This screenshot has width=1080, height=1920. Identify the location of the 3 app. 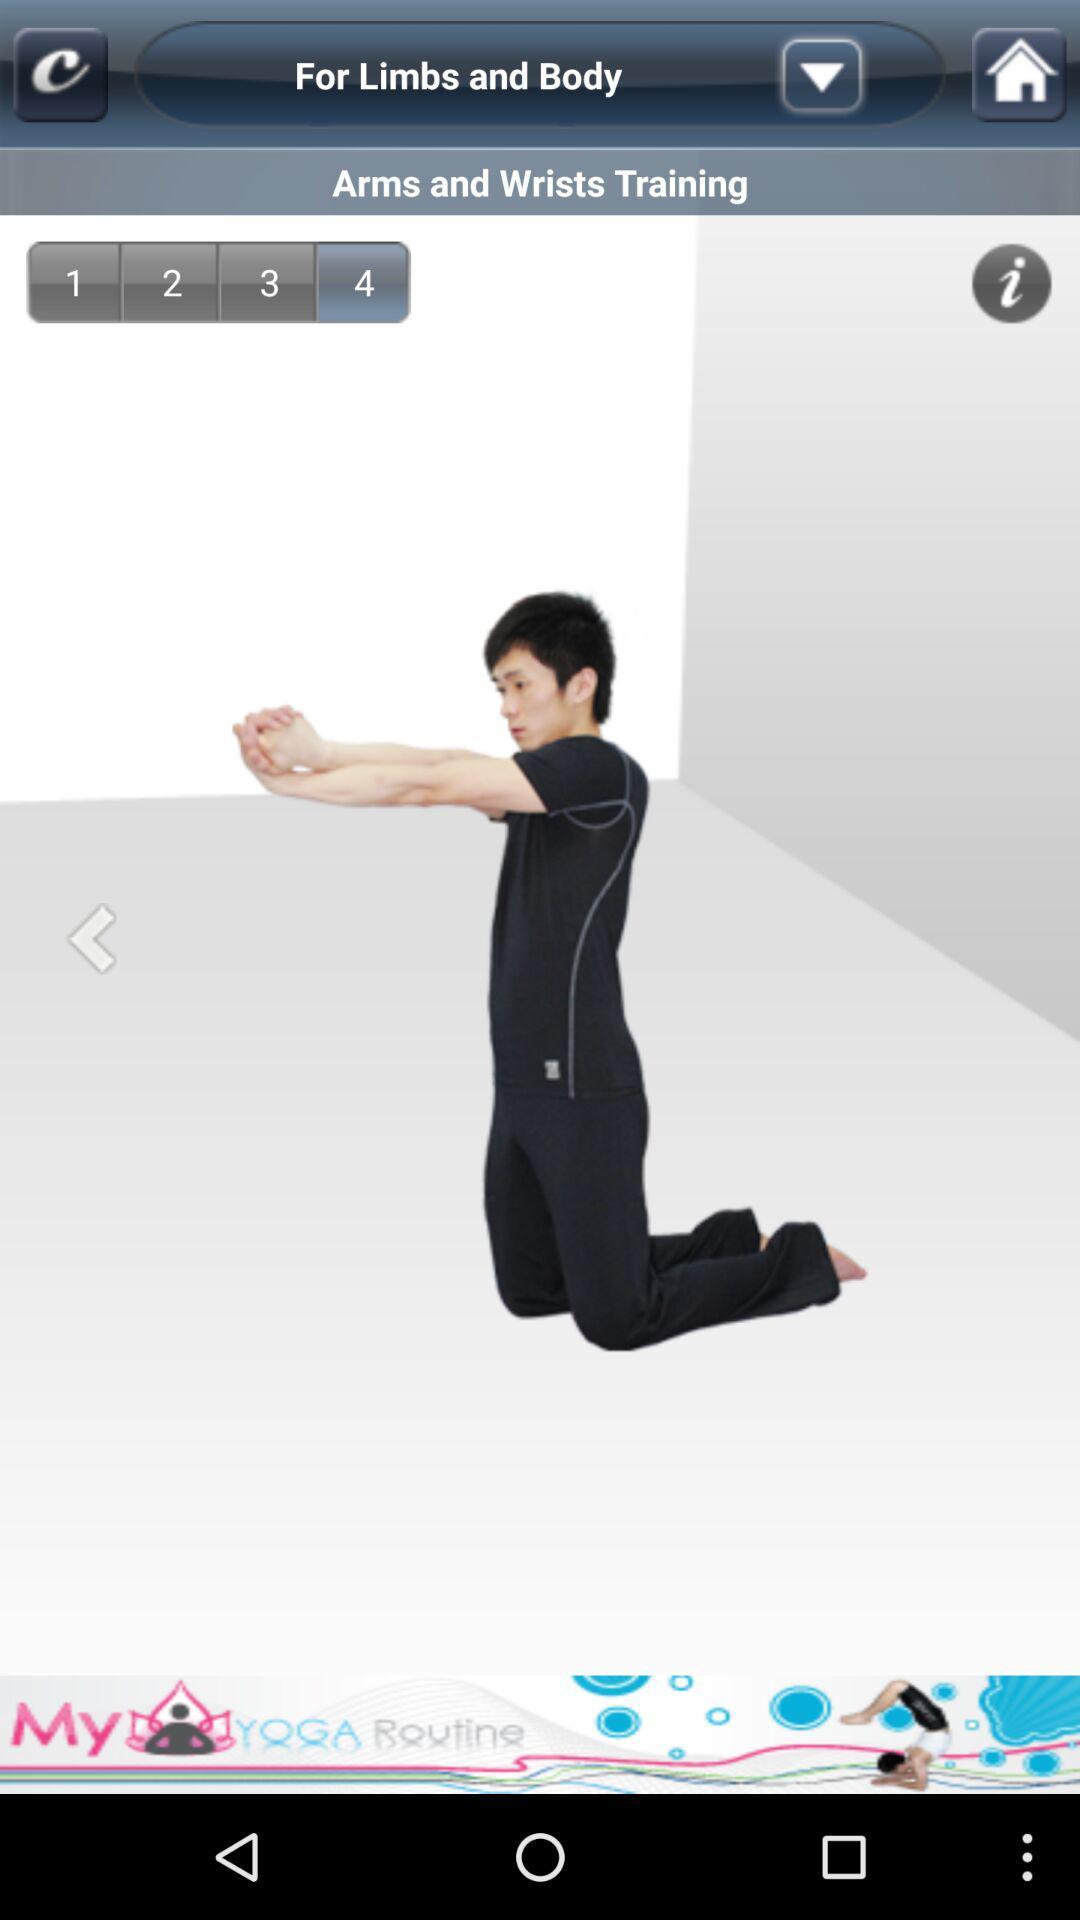
(270, 281).